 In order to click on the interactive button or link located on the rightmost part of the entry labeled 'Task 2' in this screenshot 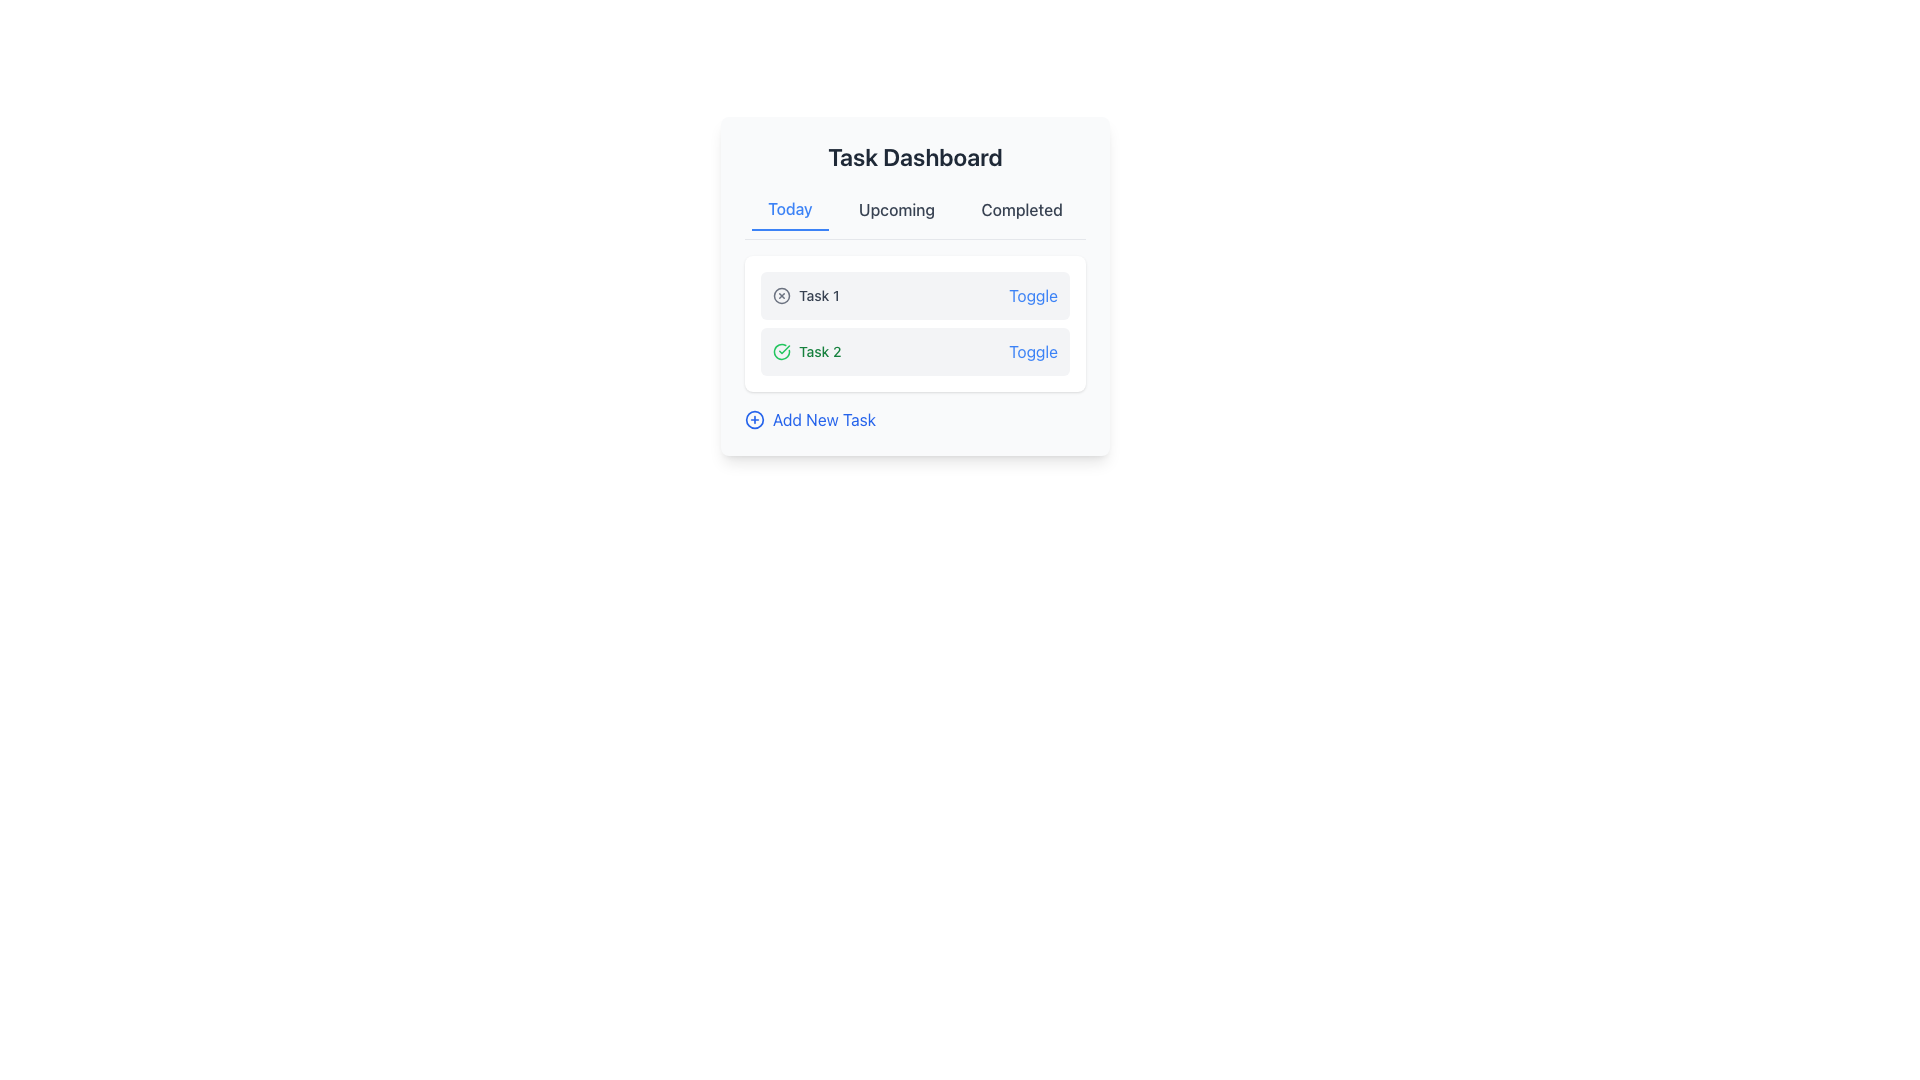, I will do `click(1033, 350)`.